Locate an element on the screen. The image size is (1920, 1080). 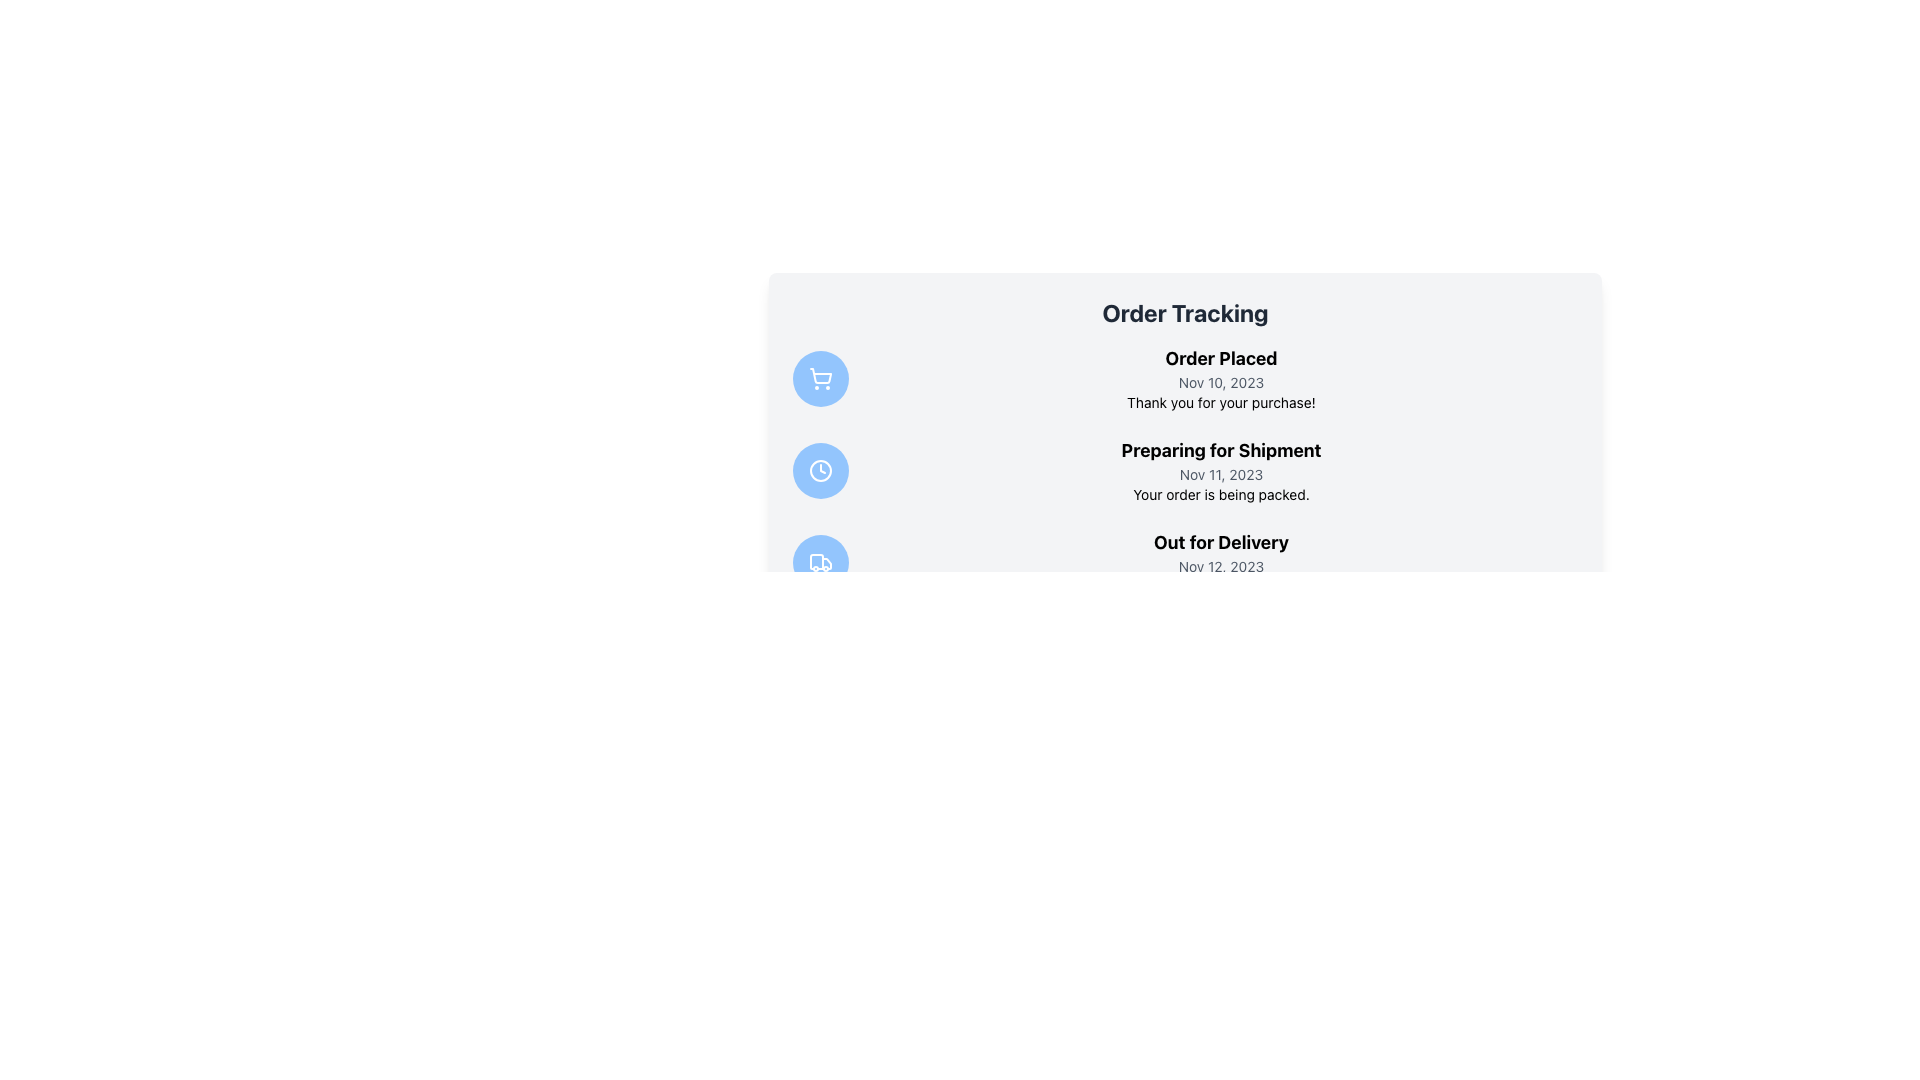
delivery information from the text block titled 'Out for Delivery', which includes the date 'Nov 12, 2023' and the message 'The courier has picked up your order.' is located at coordinates (1220, 563).